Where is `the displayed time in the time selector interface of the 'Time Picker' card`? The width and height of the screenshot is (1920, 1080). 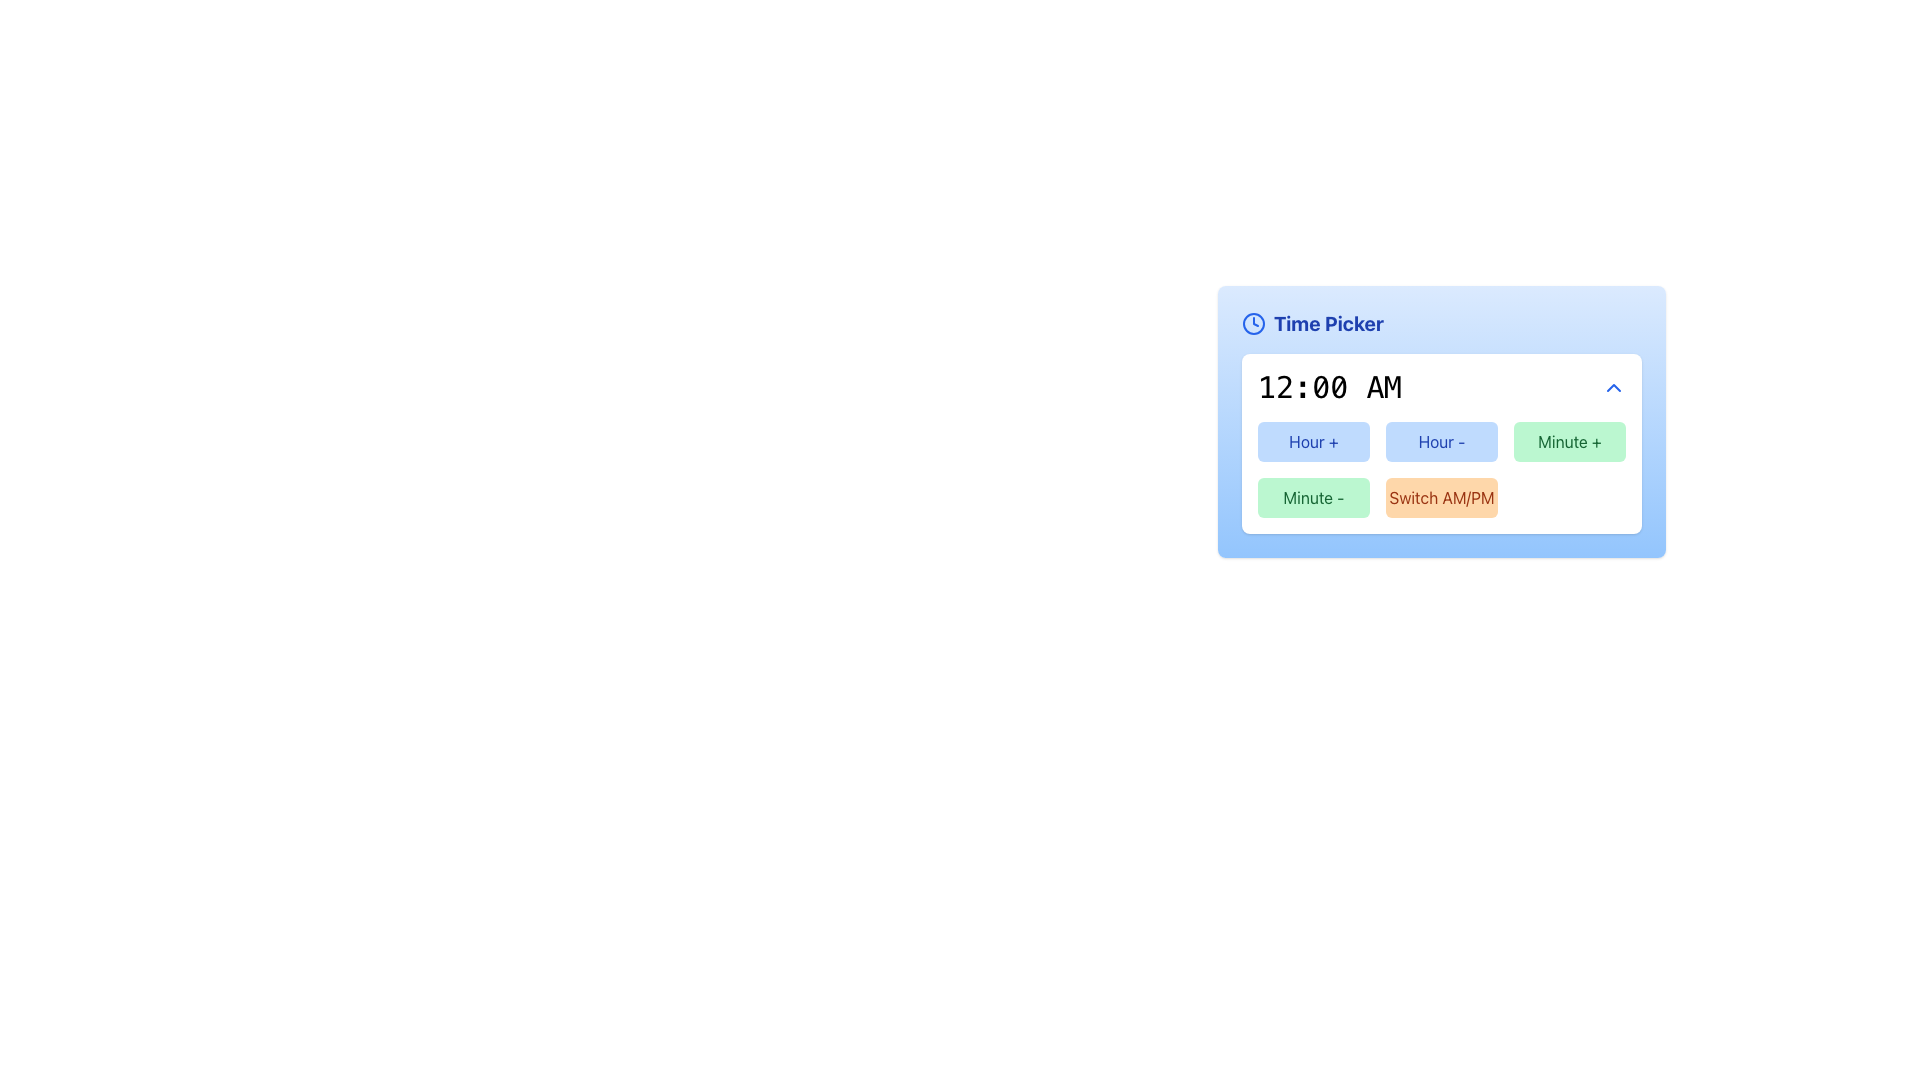 the displayed time in the time selector interface of the 'Time Picker' card is located at coordinates (1441, 442).